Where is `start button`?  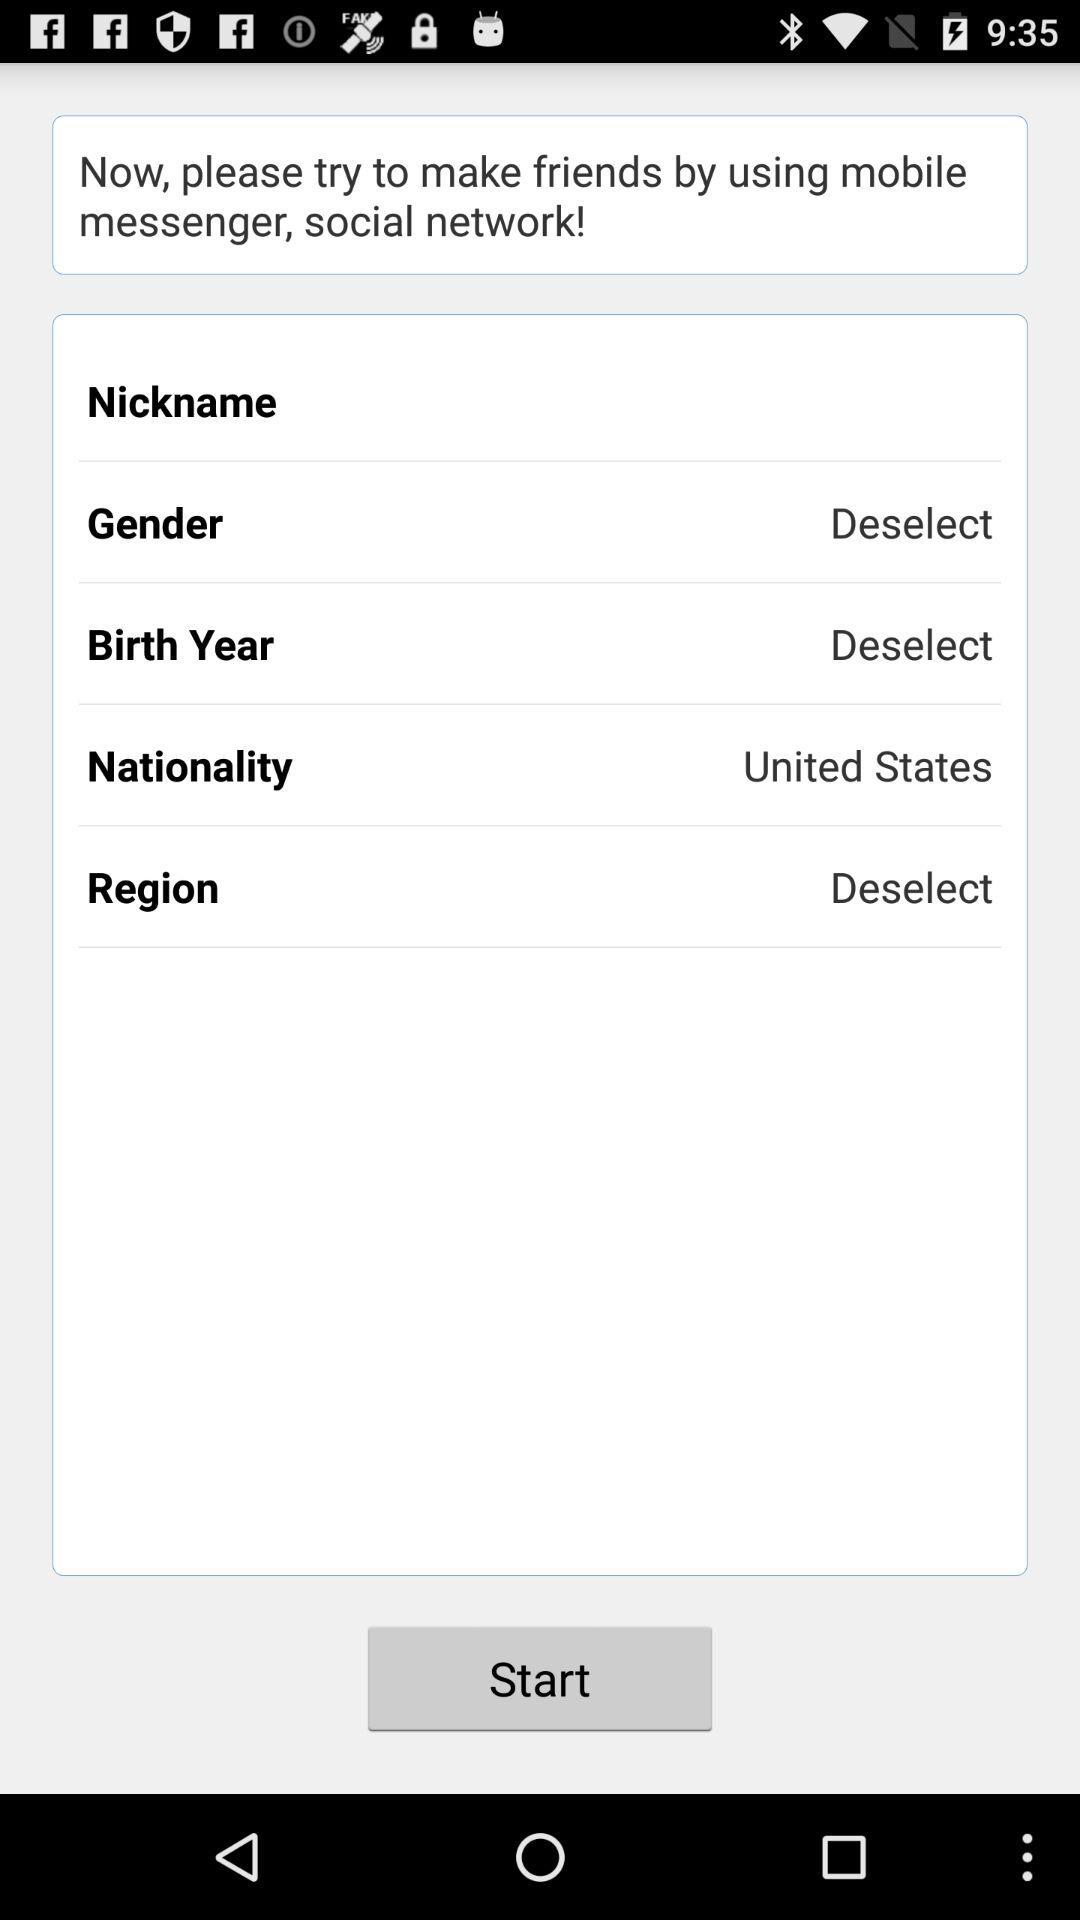 start button is located at coordinates (540, 1678).